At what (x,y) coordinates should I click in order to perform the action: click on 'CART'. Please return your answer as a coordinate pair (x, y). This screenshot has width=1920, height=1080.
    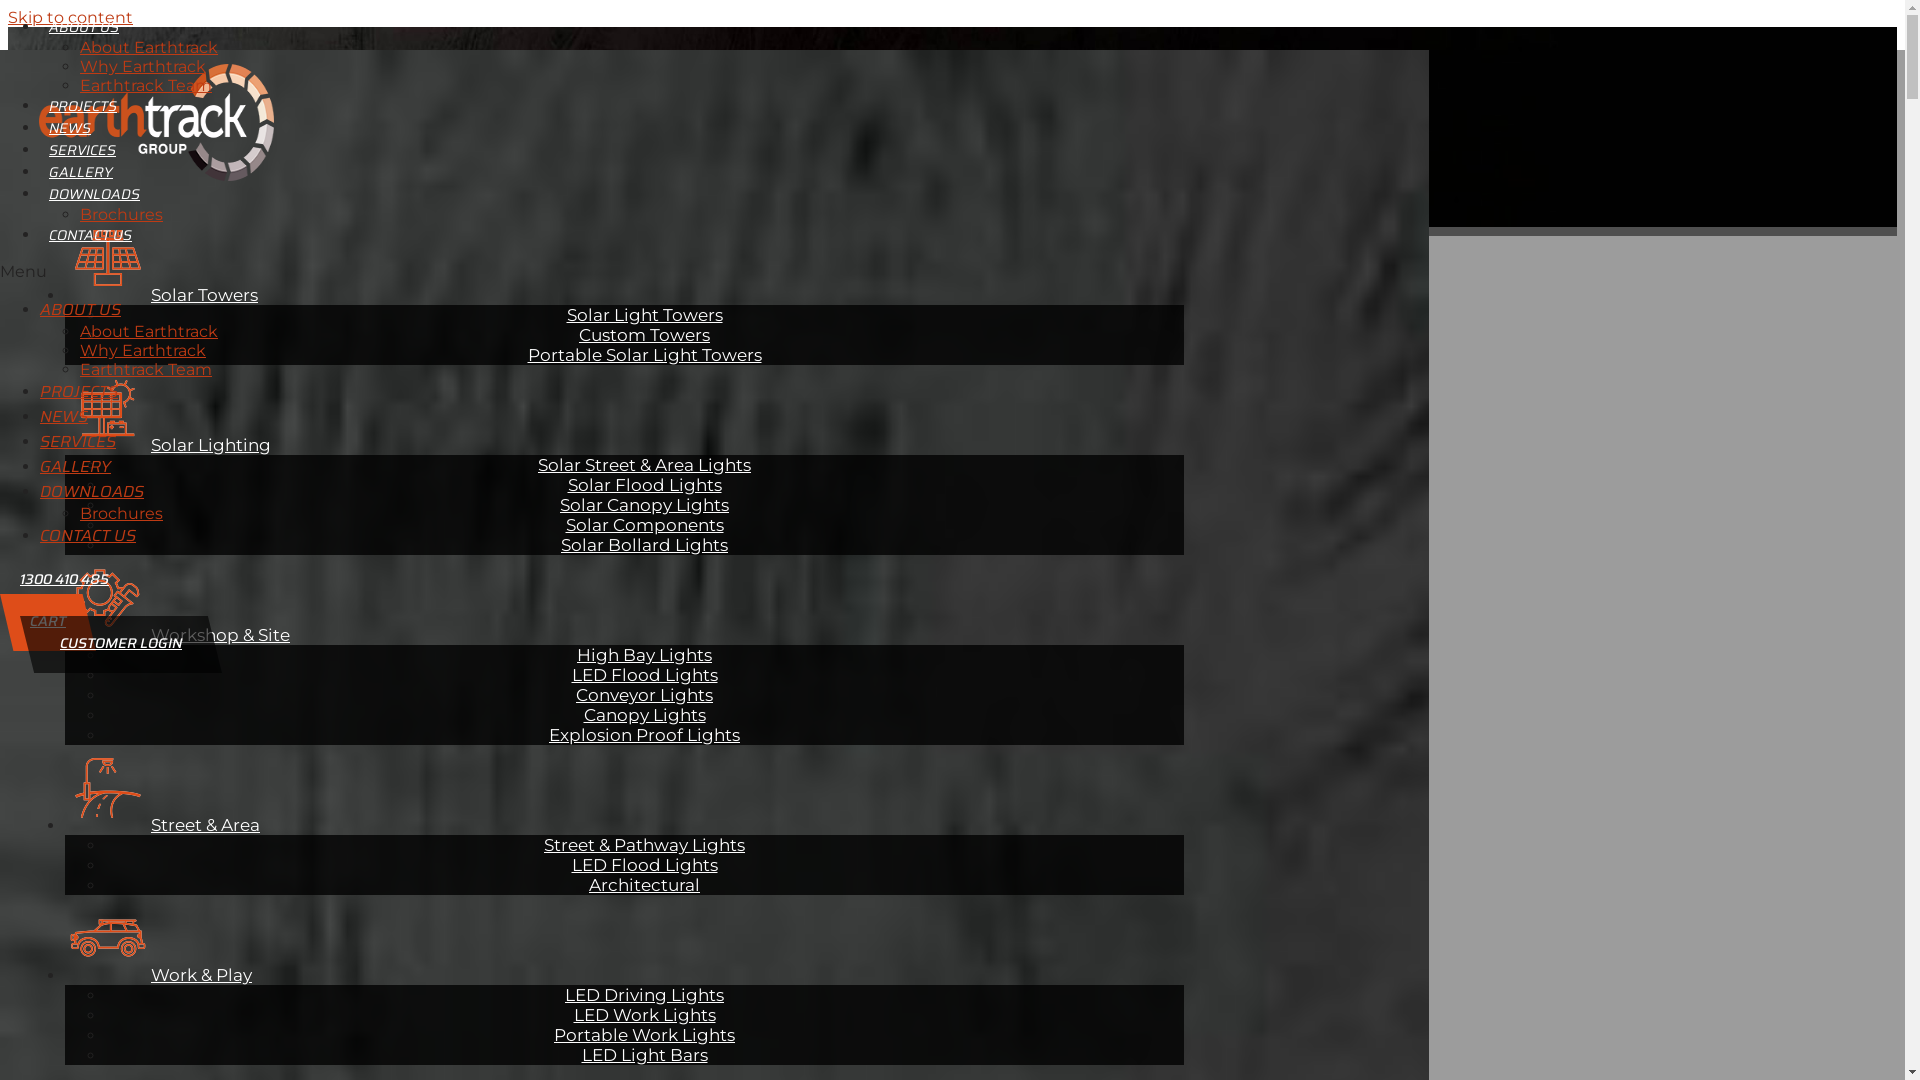
    Looking at the image, I should click on (0, 621).